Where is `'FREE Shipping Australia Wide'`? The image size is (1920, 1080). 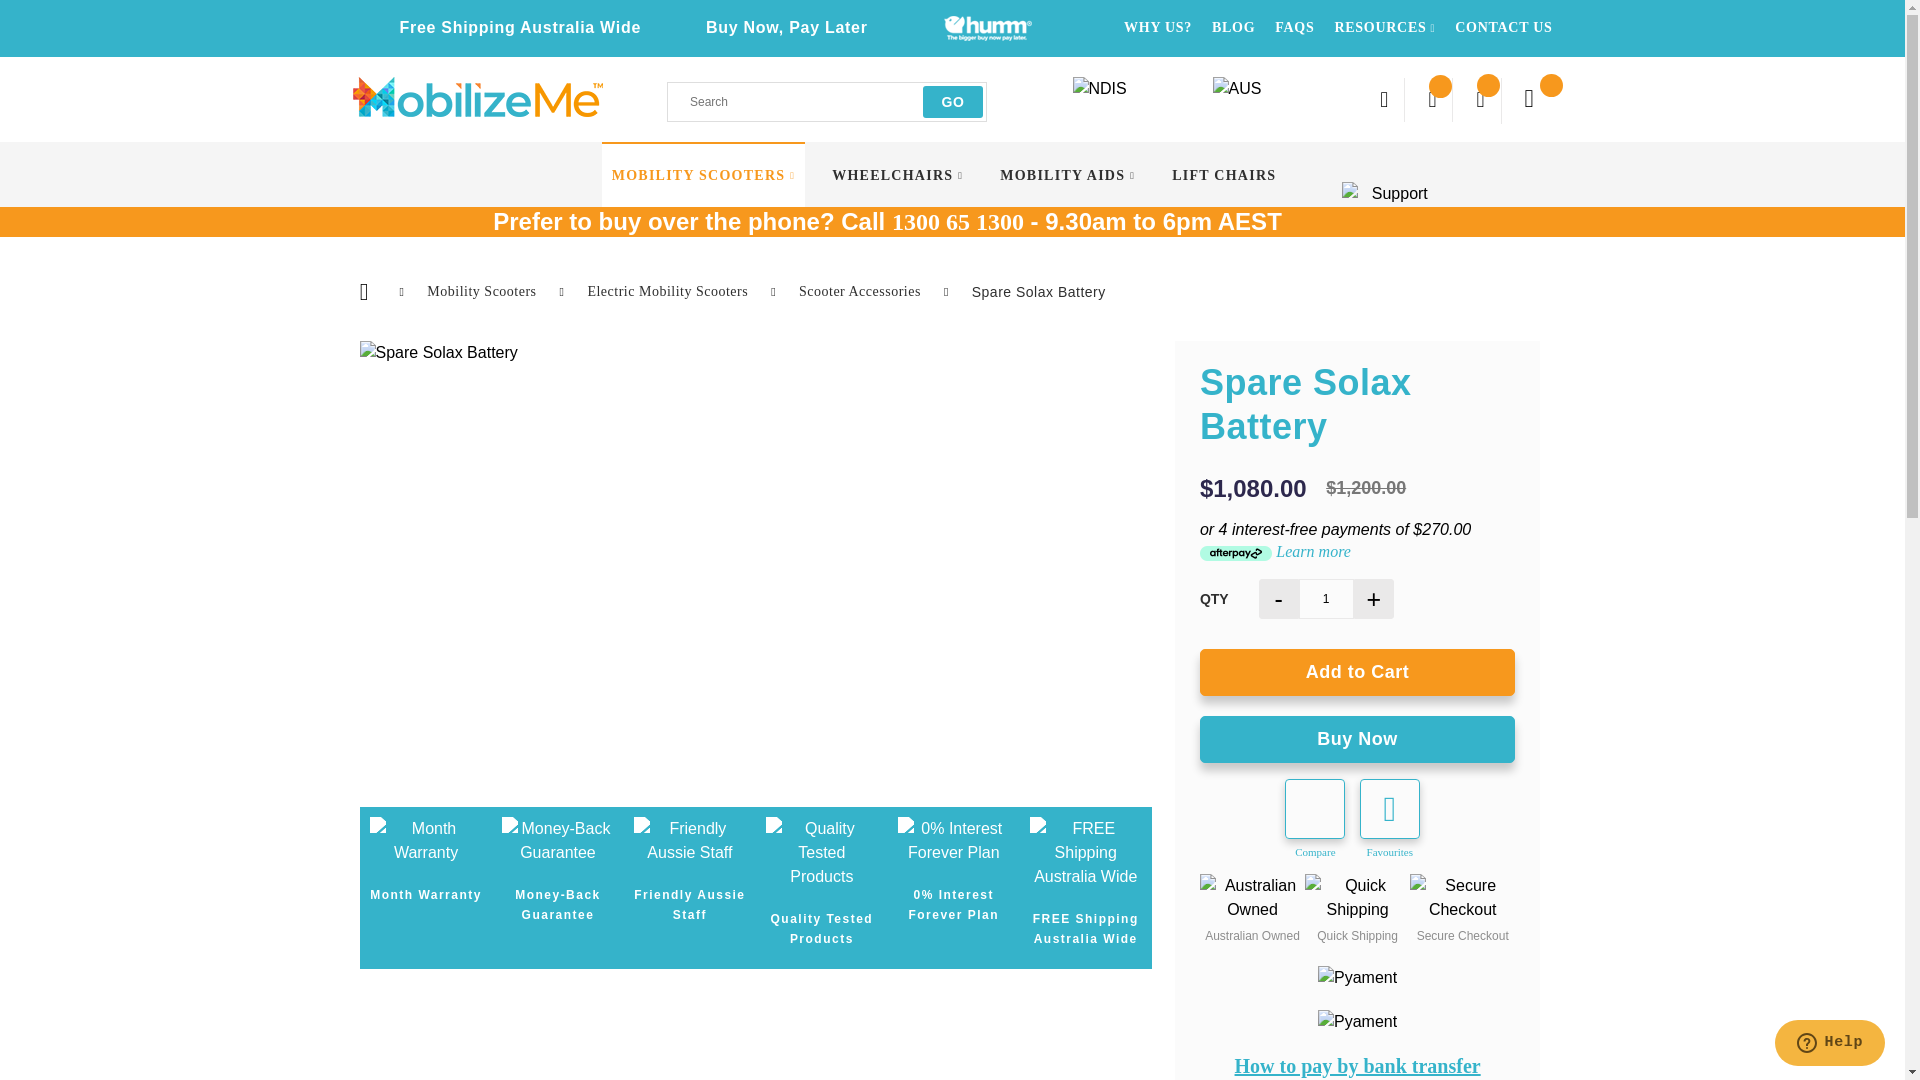 'FREE Shipping Australia Wide' is located at coordinates (1084, 852).